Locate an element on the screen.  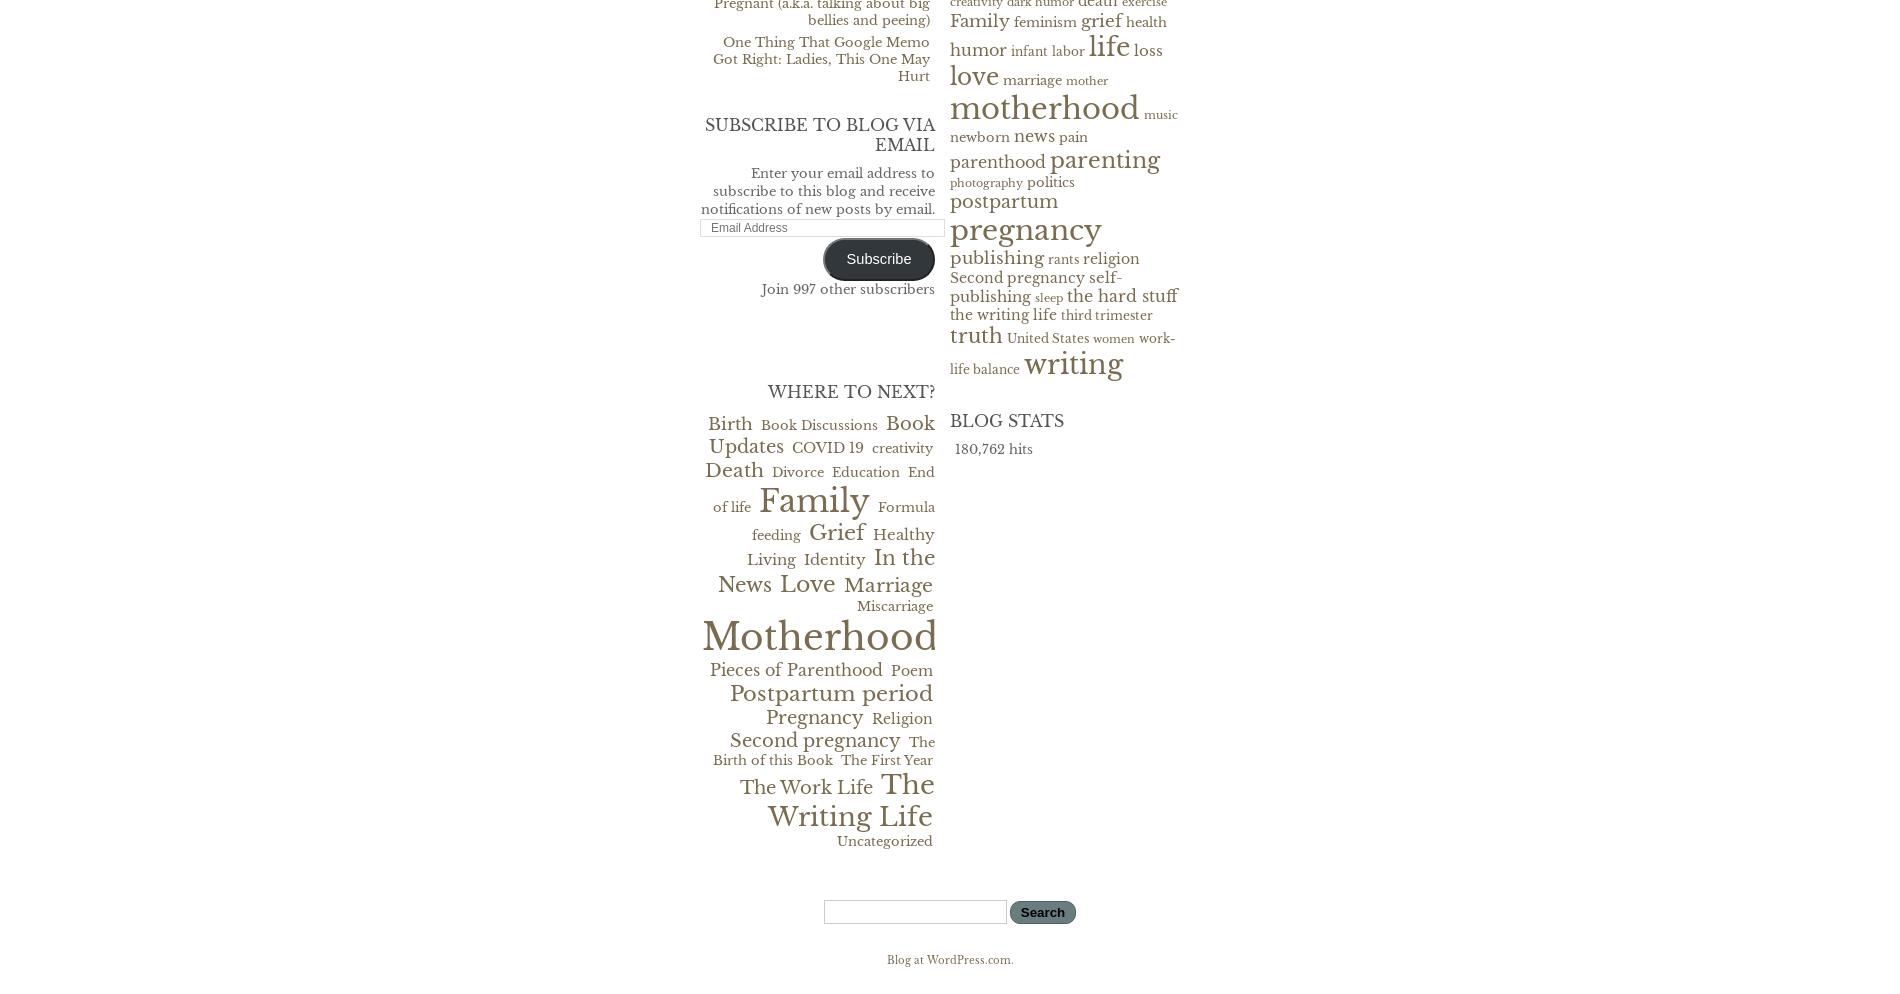
'life' is located at coordinates (1109, 45).